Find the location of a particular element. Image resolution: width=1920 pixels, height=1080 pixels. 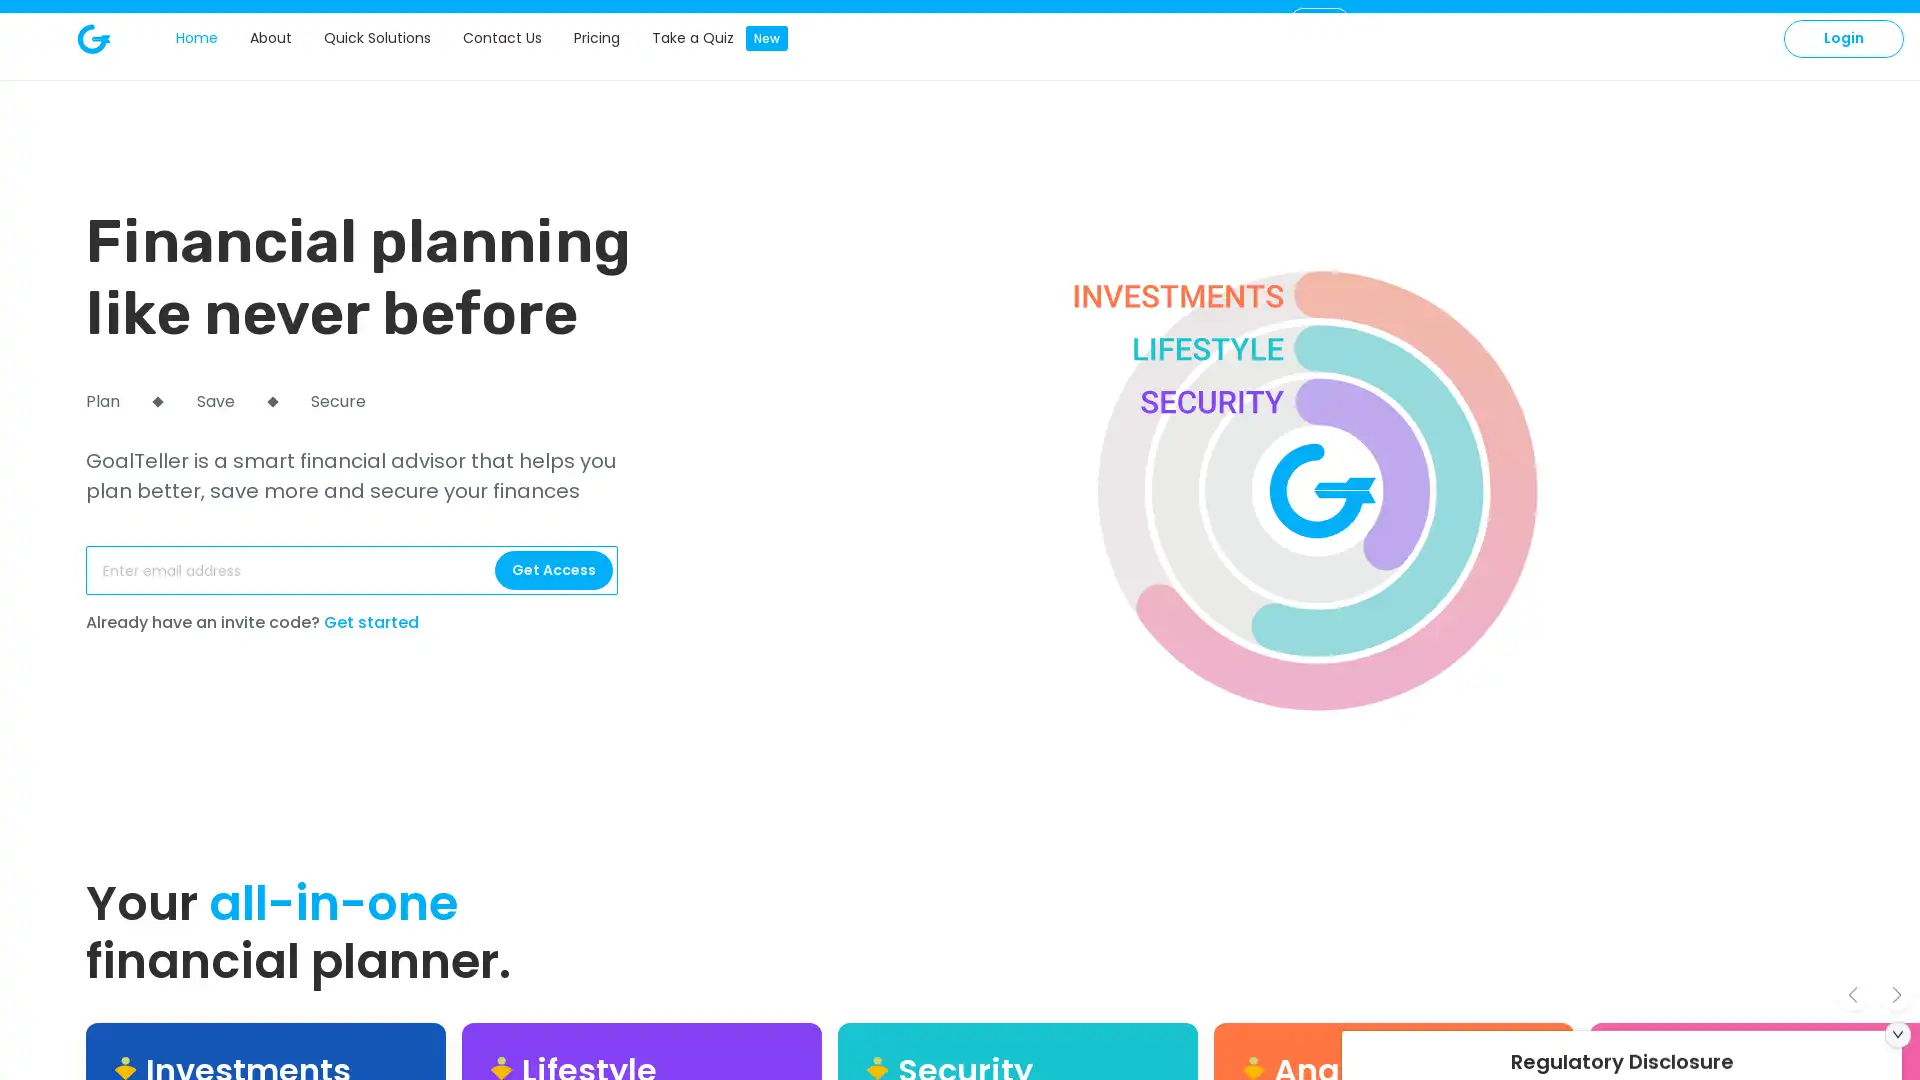

Previous slide is located at coordinates (1852, 994).